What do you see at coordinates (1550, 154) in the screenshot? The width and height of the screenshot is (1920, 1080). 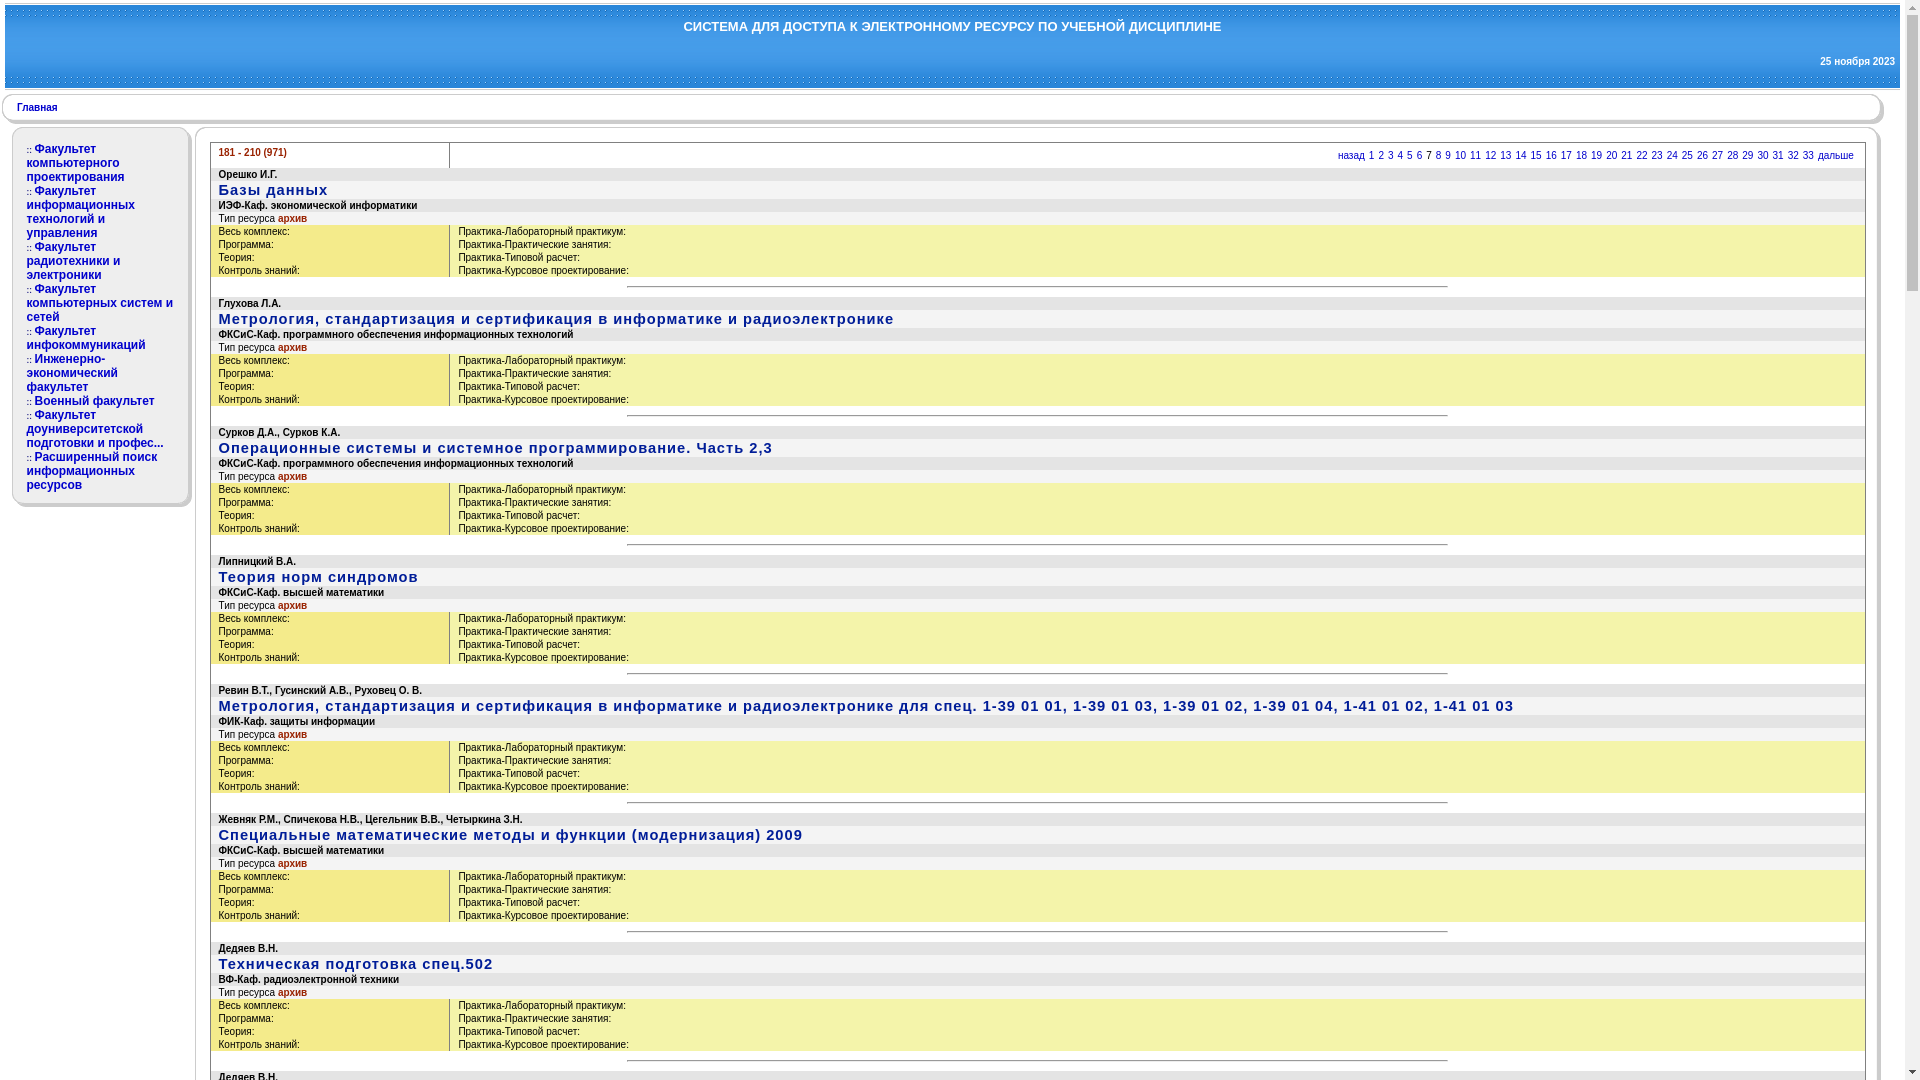 I see `'16'` at bounding box center [1550, 154].